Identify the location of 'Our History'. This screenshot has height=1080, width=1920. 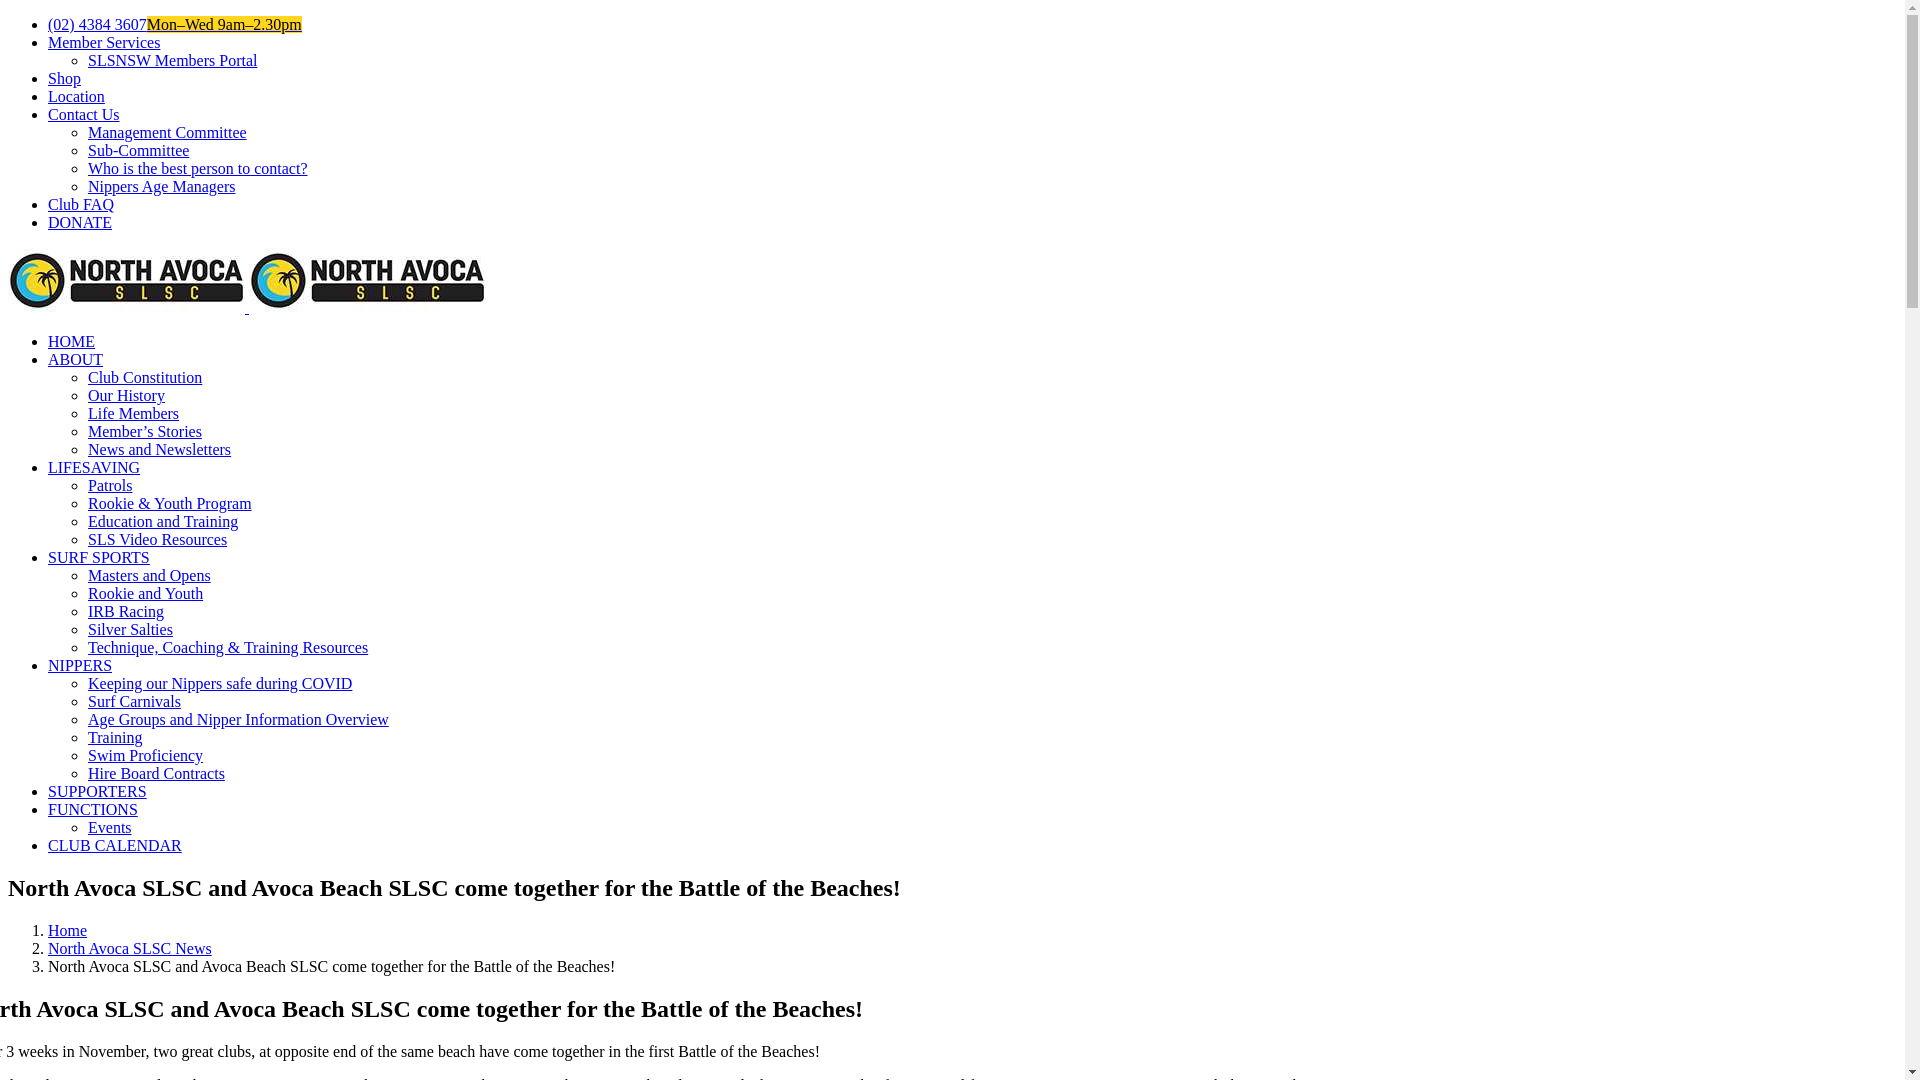
(125, 395).